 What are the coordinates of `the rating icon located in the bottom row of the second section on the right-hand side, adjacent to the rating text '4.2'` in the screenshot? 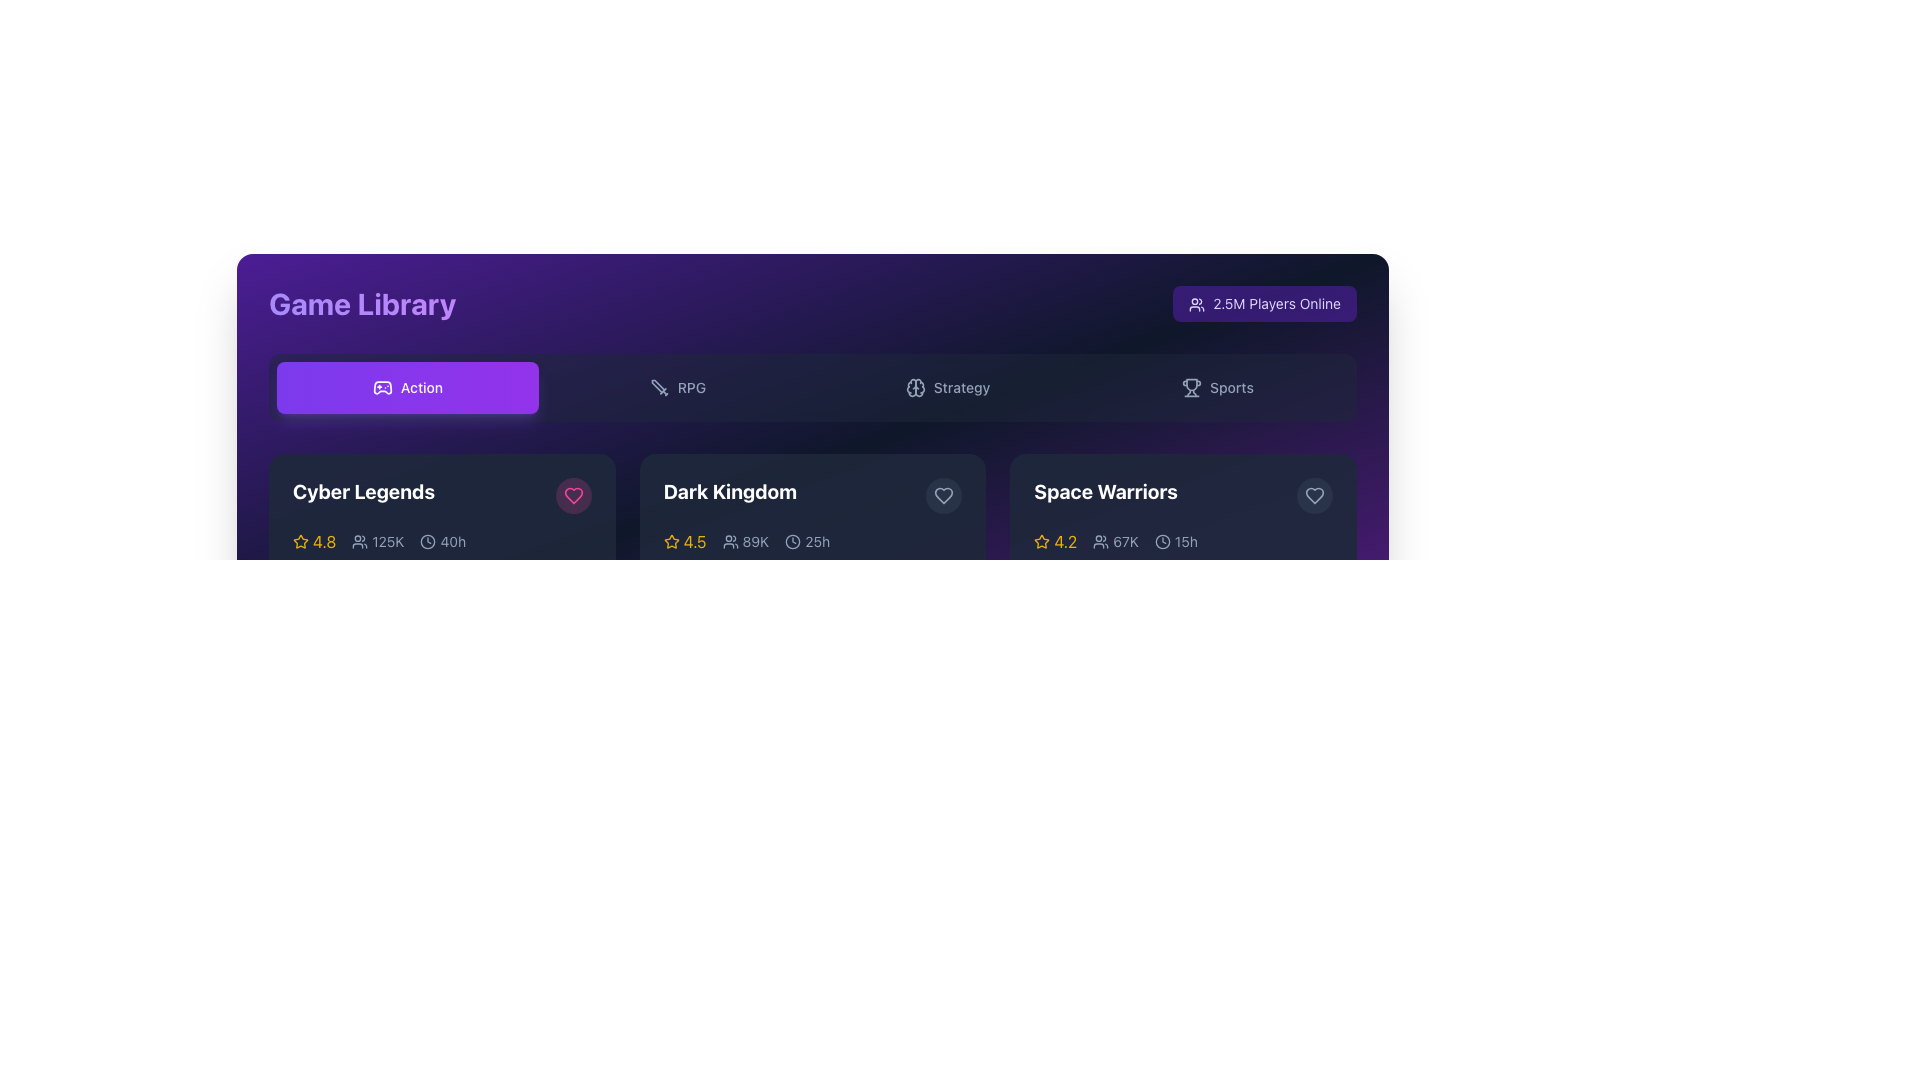 It's located at (1041, 542).